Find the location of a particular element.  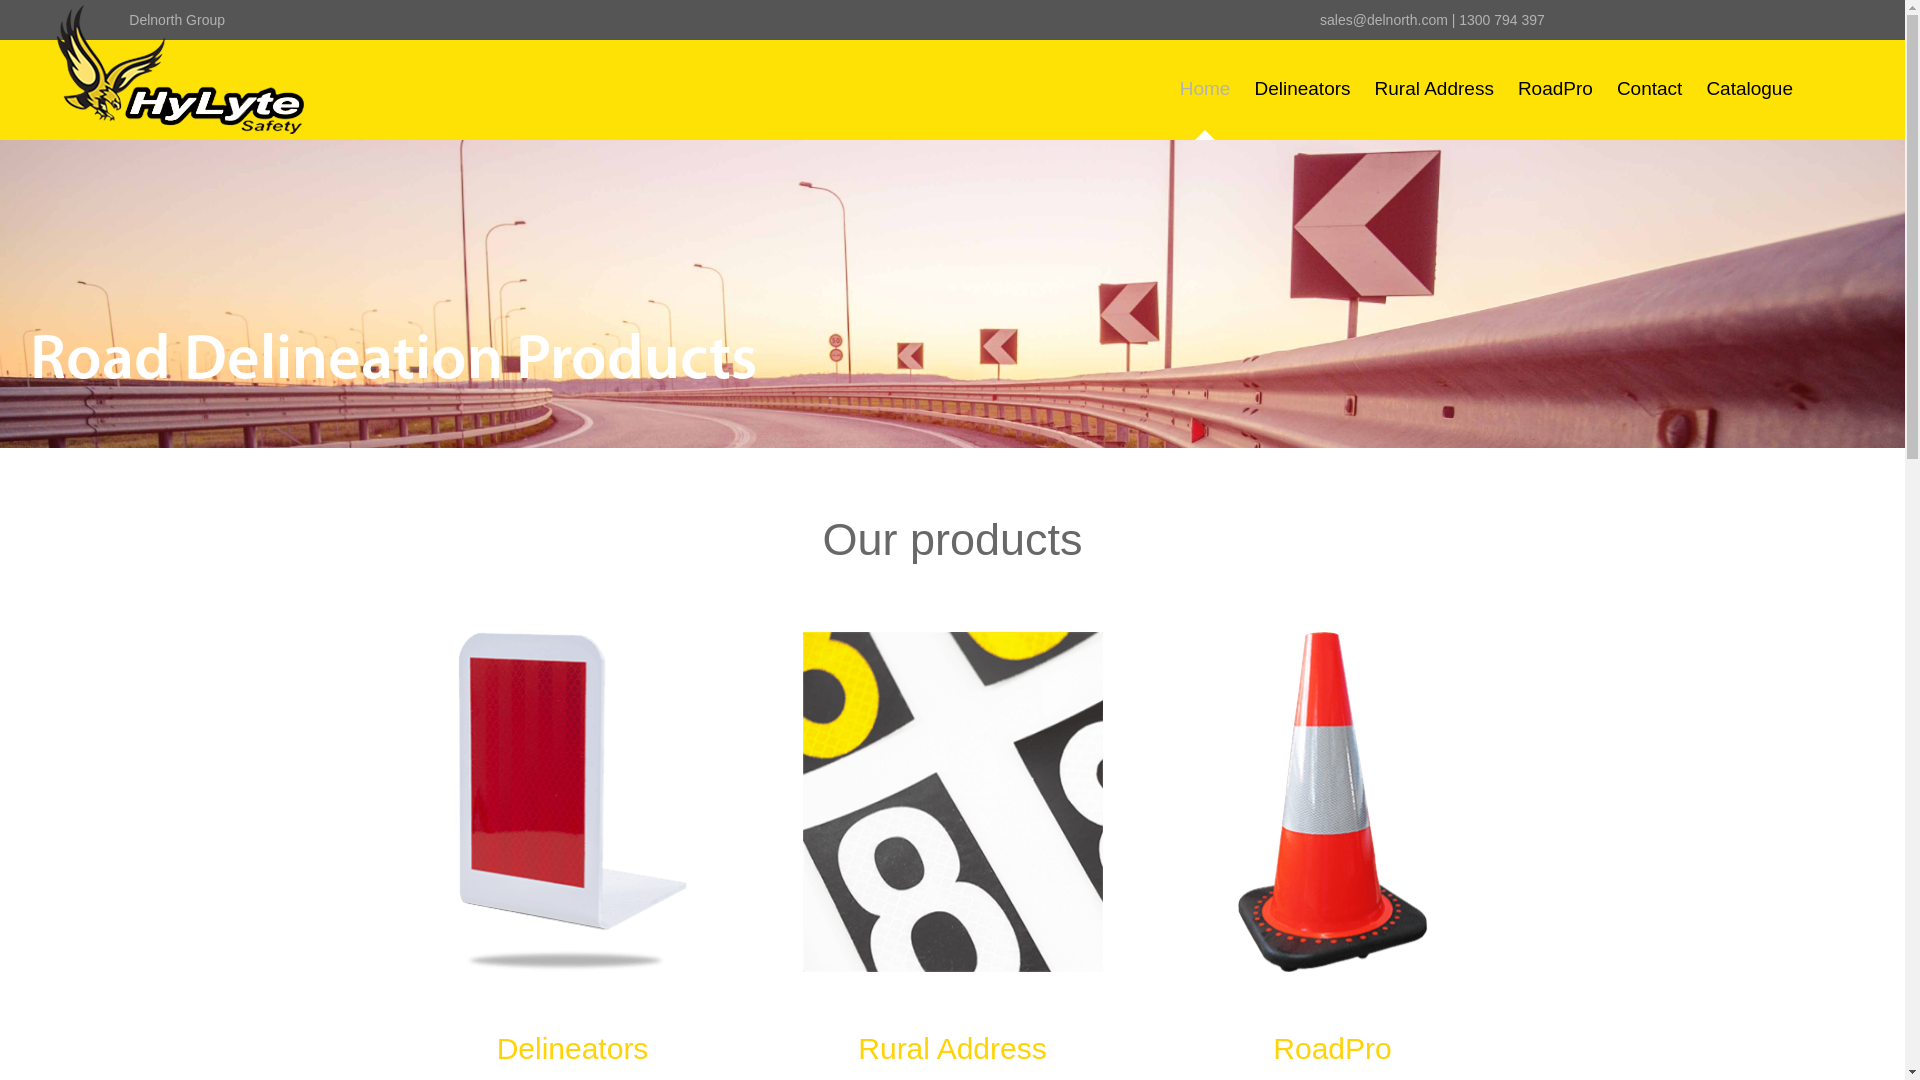

'Home' is located at coordinates (1204, 87).